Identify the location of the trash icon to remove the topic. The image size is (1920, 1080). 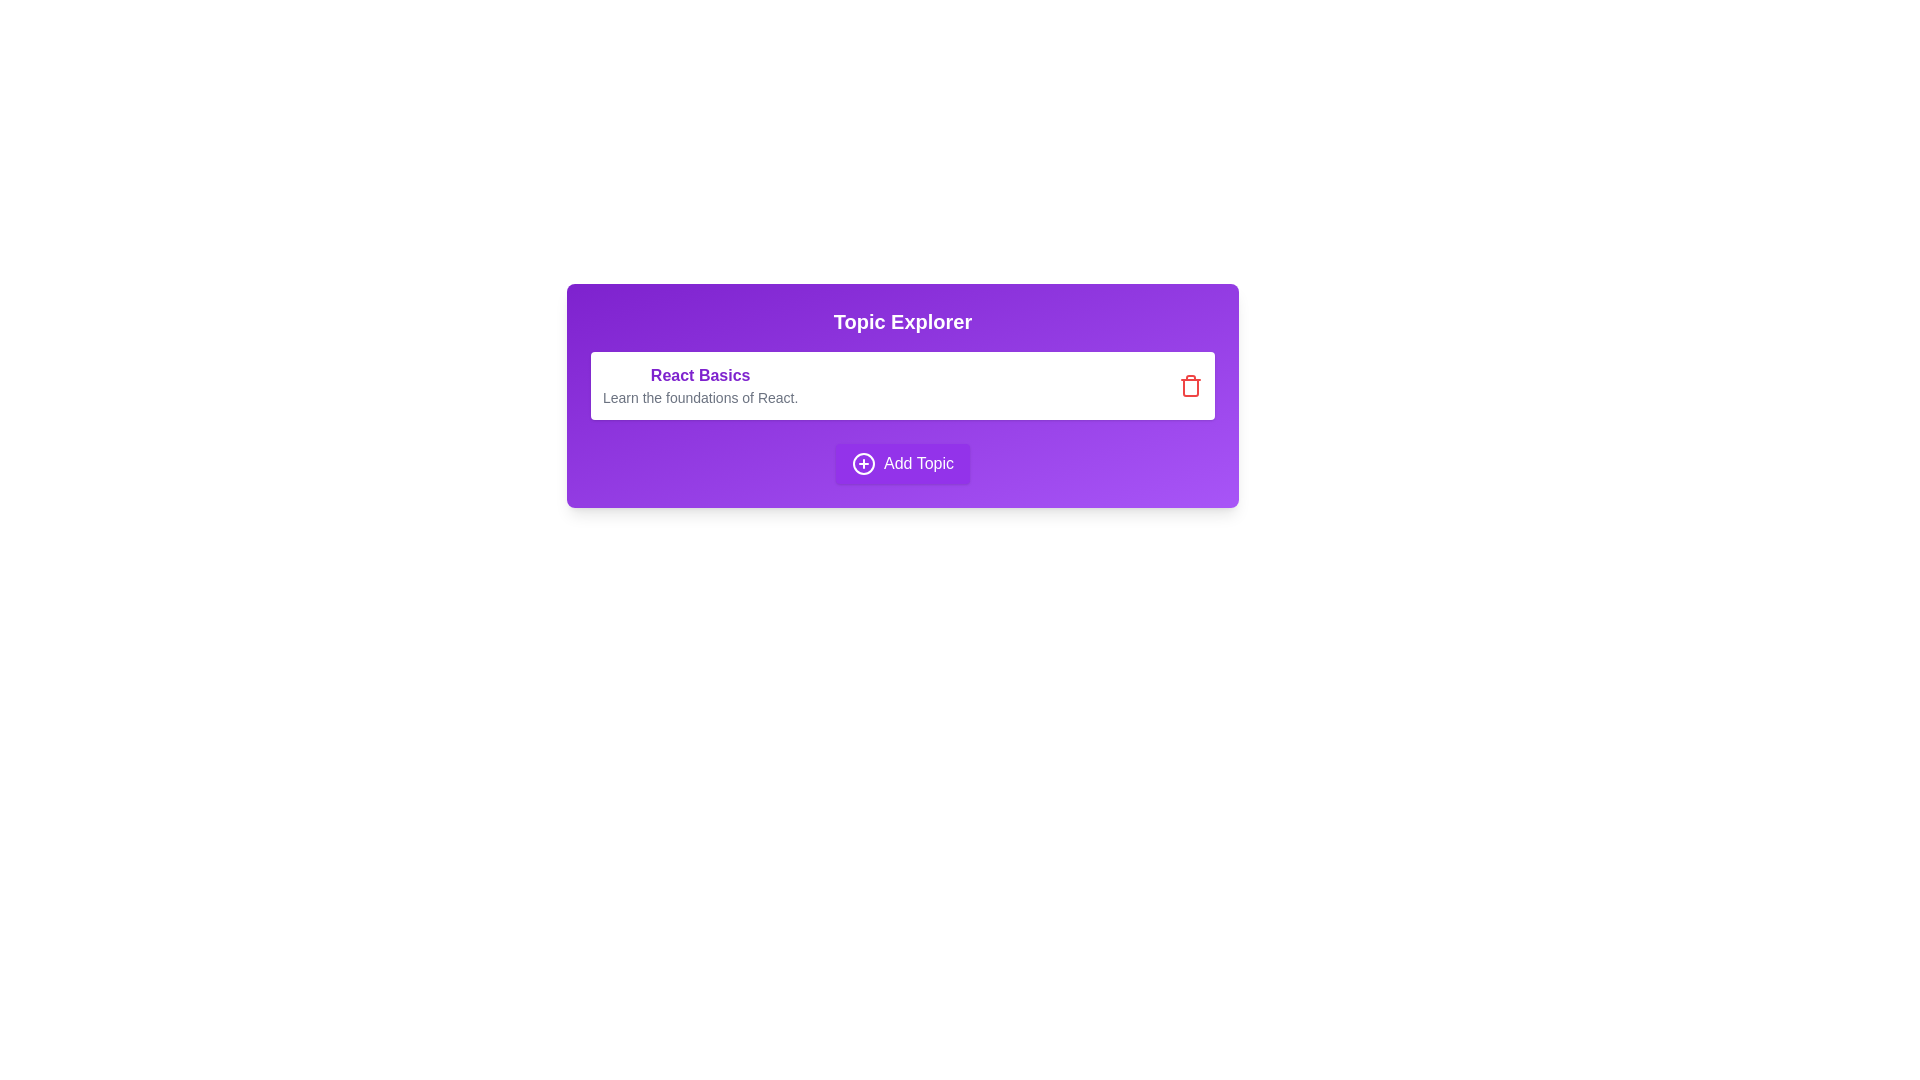
(1190, 385).